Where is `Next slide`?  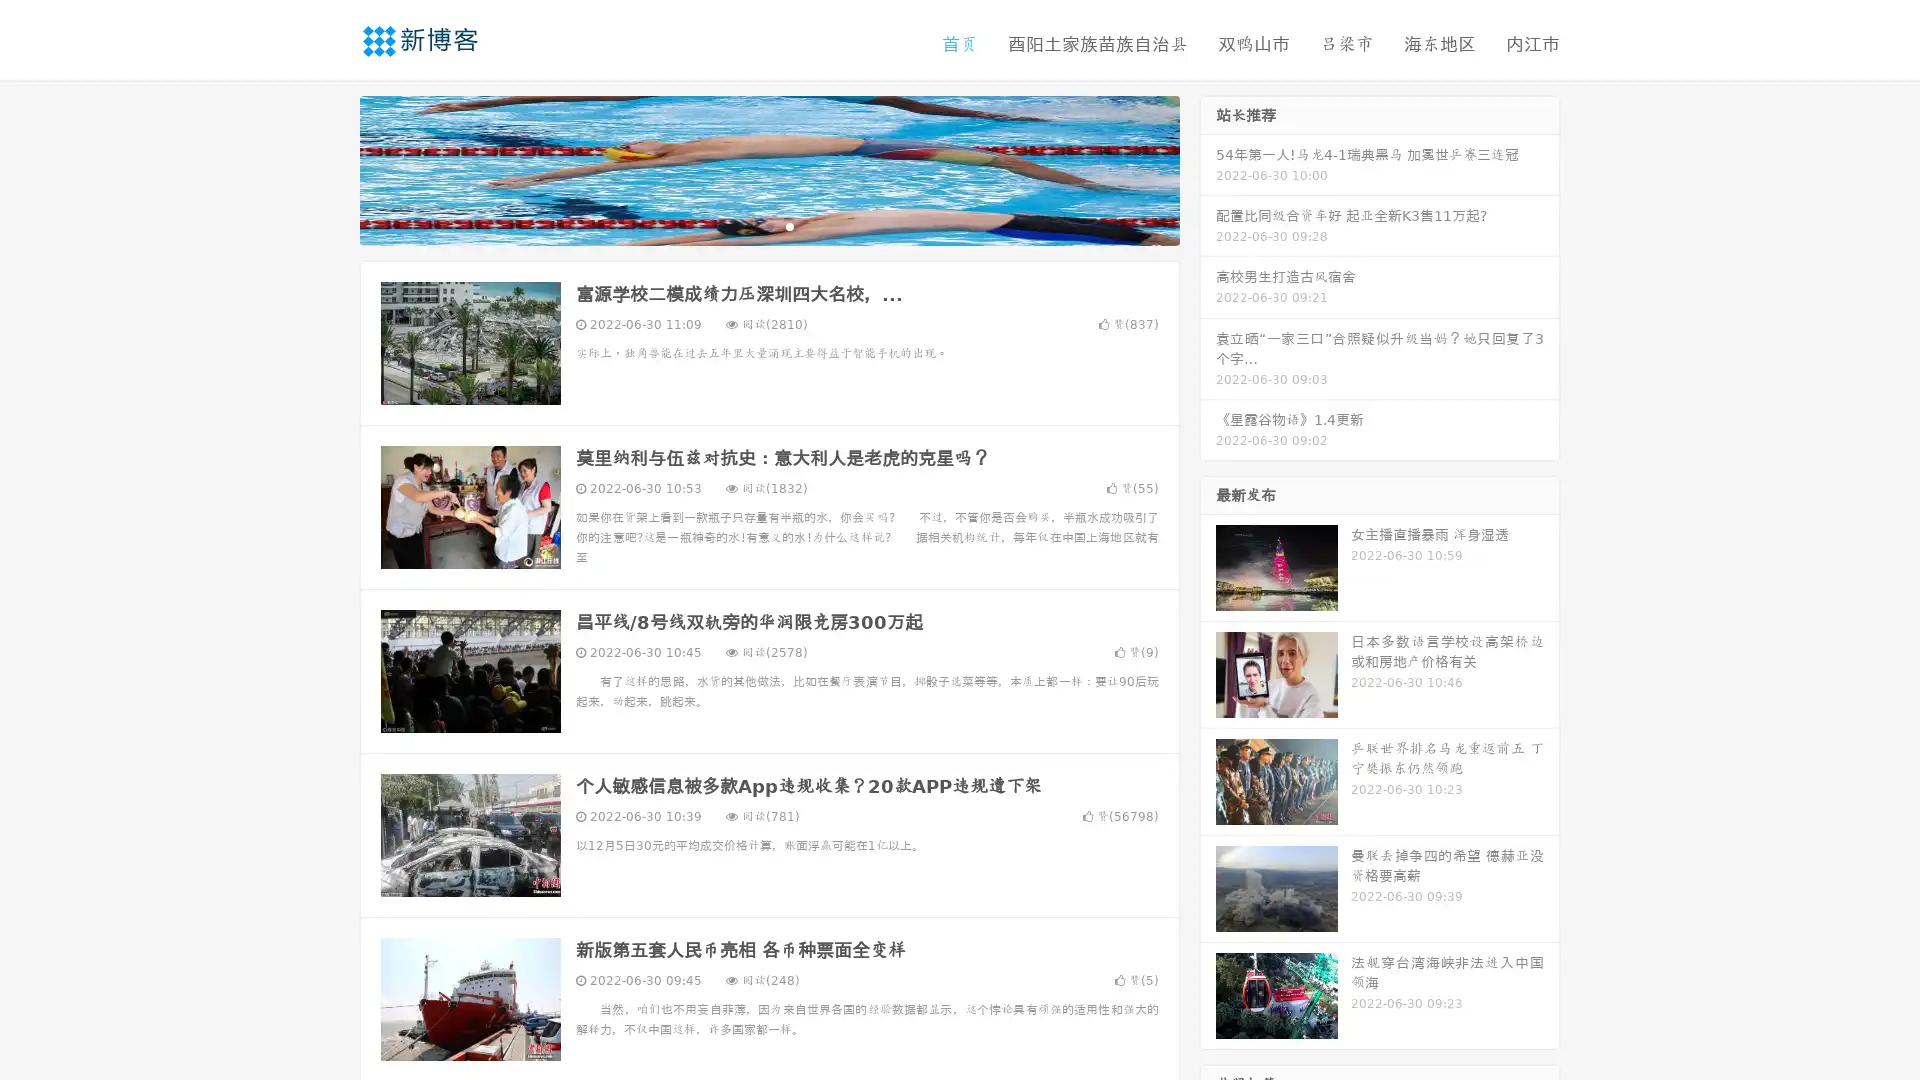
Next slide is located at coordinates (1208, 168).